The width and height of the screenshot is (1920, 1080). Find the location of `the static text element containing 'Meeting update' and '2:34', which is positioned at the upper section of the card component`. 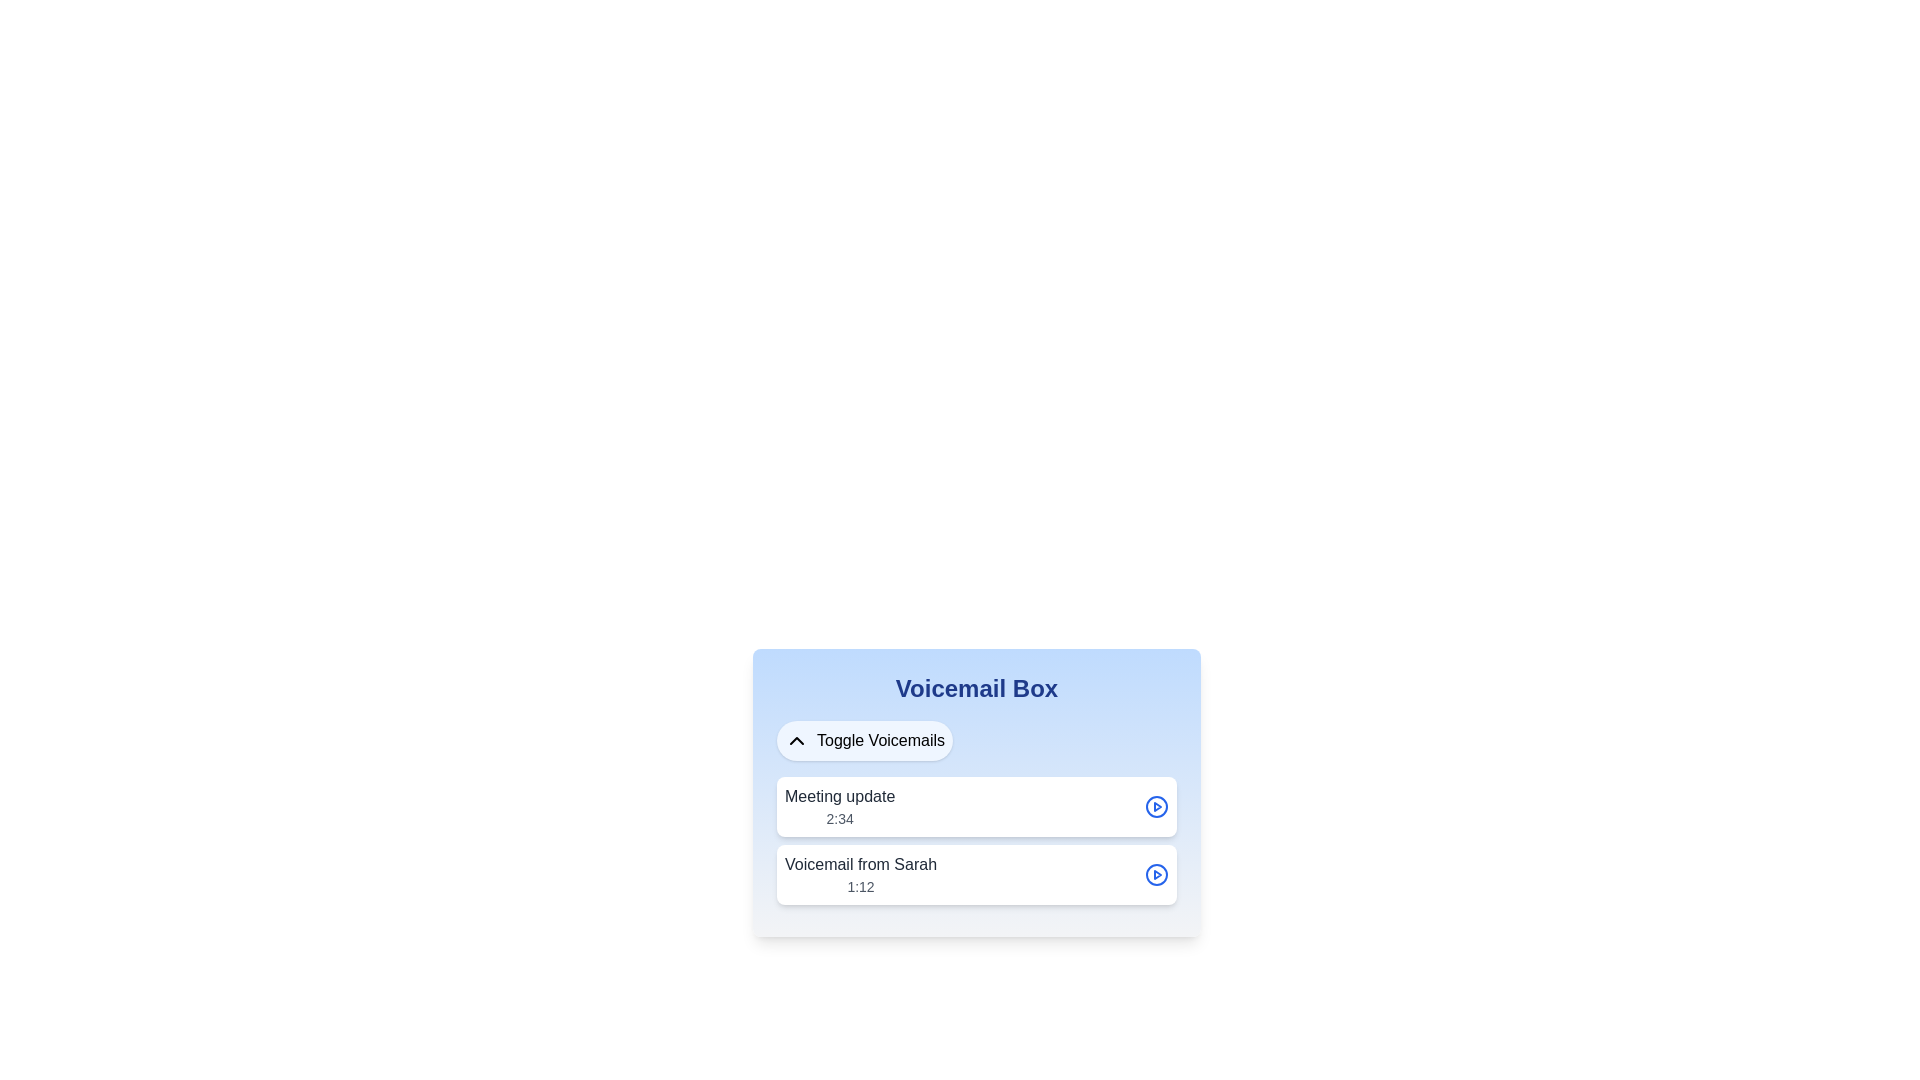

the static text element containing 'Meeting update' and '2:34', which is positioned at the upper section of the card component is located at coordinates (840, 805).